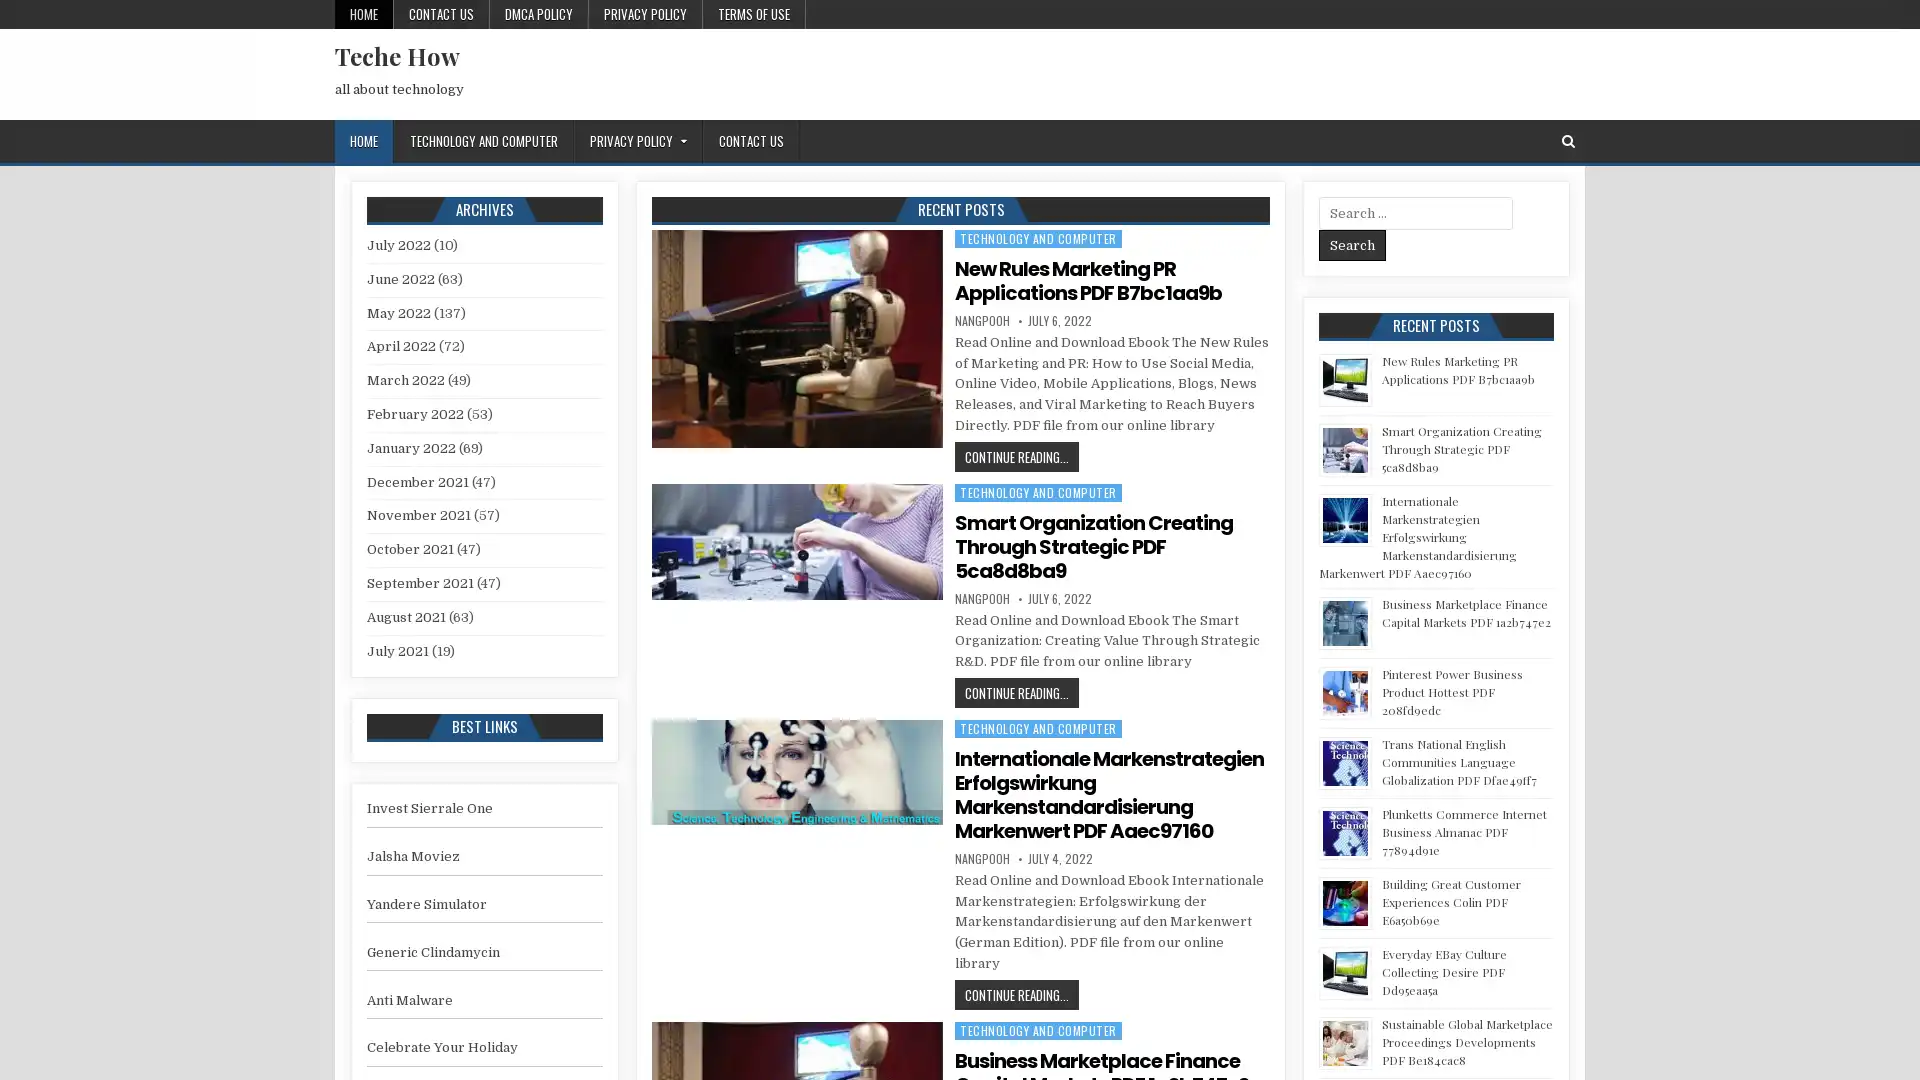 This screenshot has height=1080, width=1920. Describe the element at coordinates (1351, 244) in the screenshot. I see `Search` at that location.